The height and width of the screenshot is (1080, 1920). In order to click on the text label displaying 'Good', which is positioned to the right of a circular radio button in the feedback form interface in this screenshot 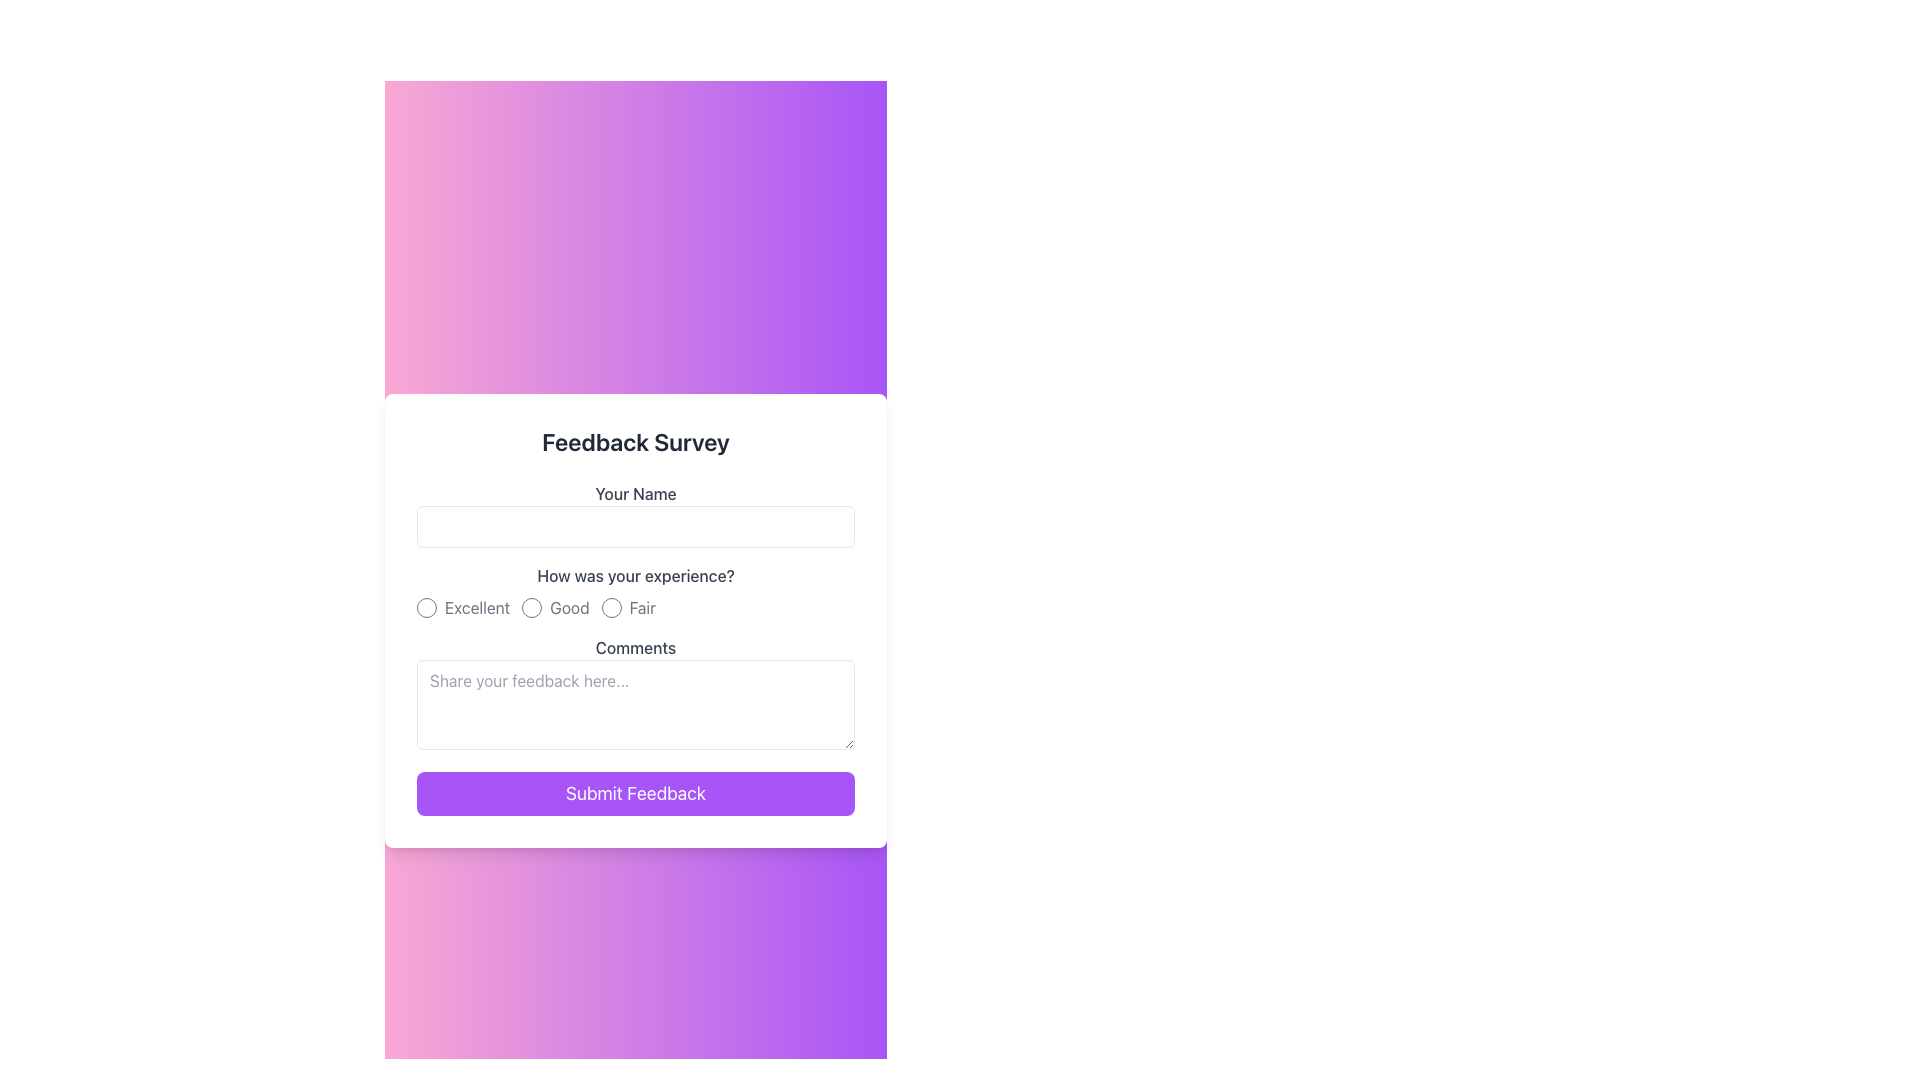, I will do `click(568, 607)`.